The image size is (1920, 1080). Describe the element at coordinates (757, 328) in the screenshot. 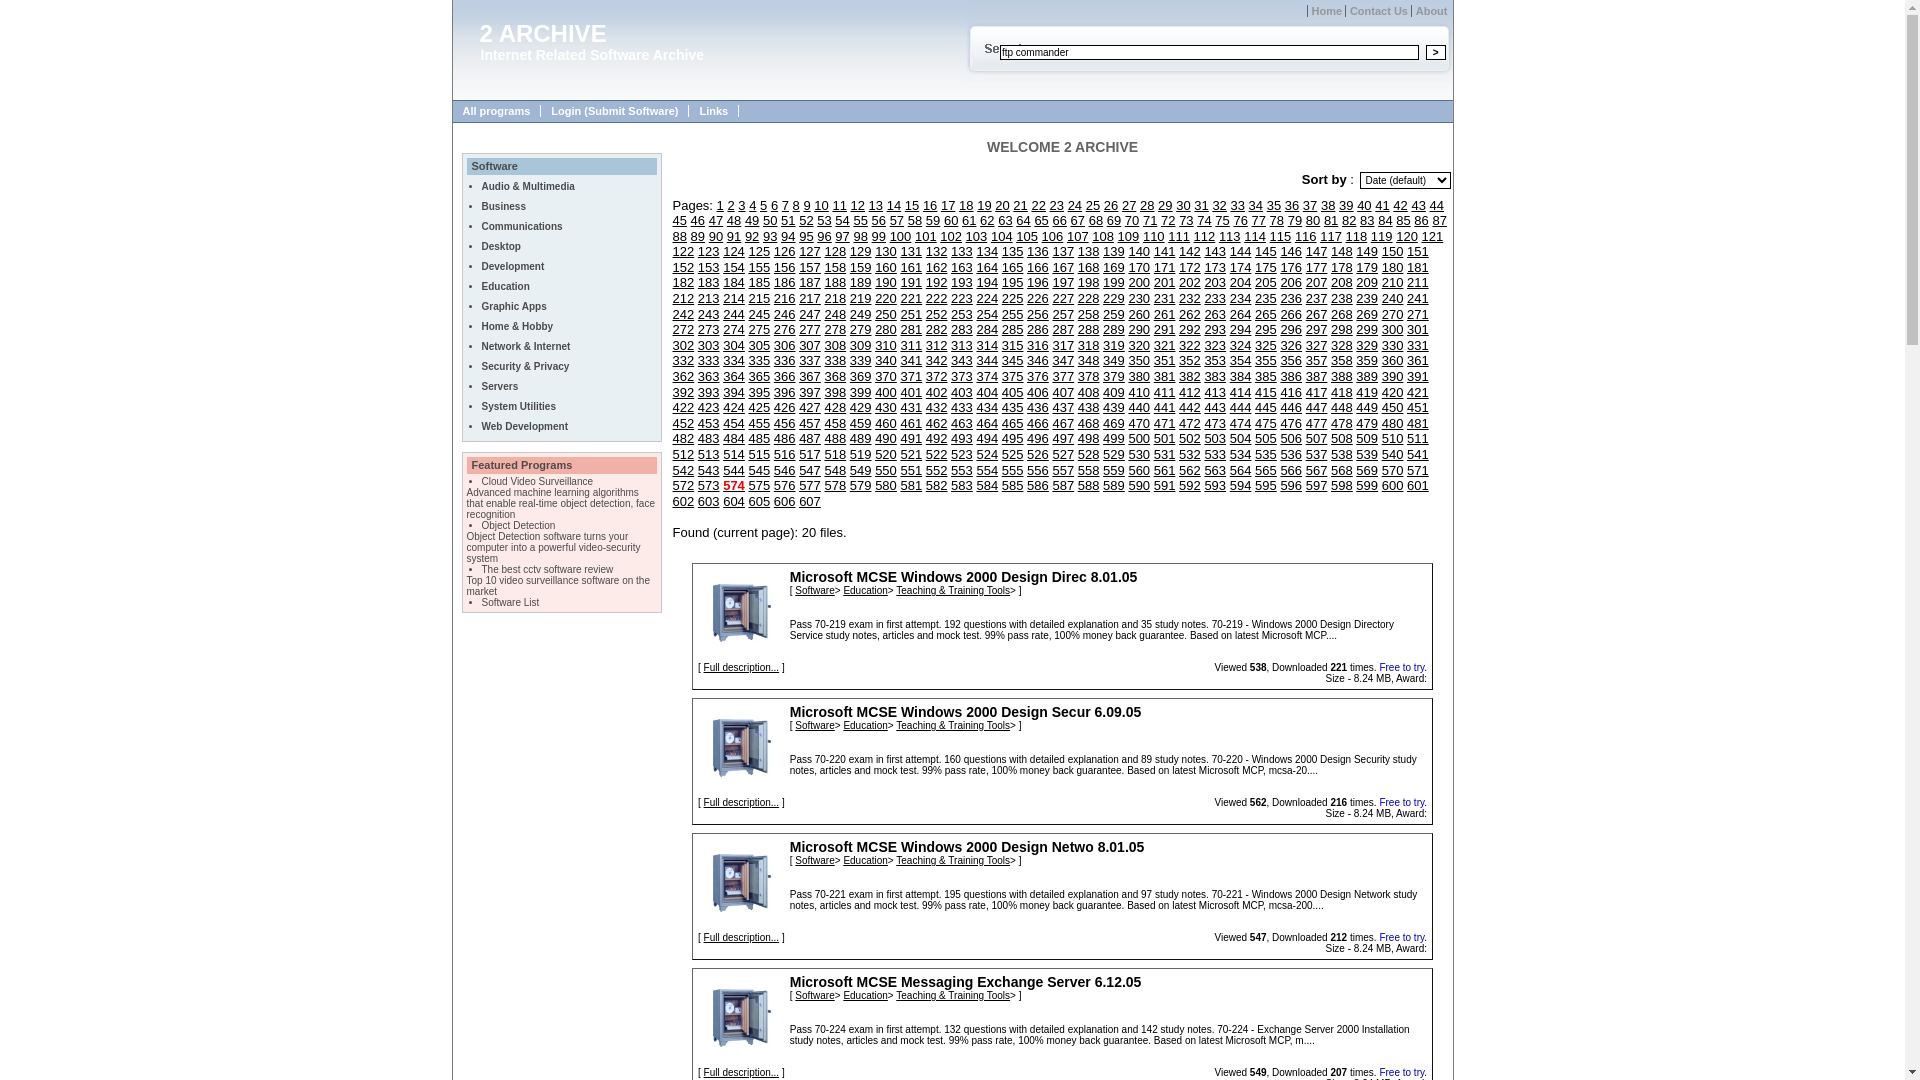

I see `'275'` at that location.